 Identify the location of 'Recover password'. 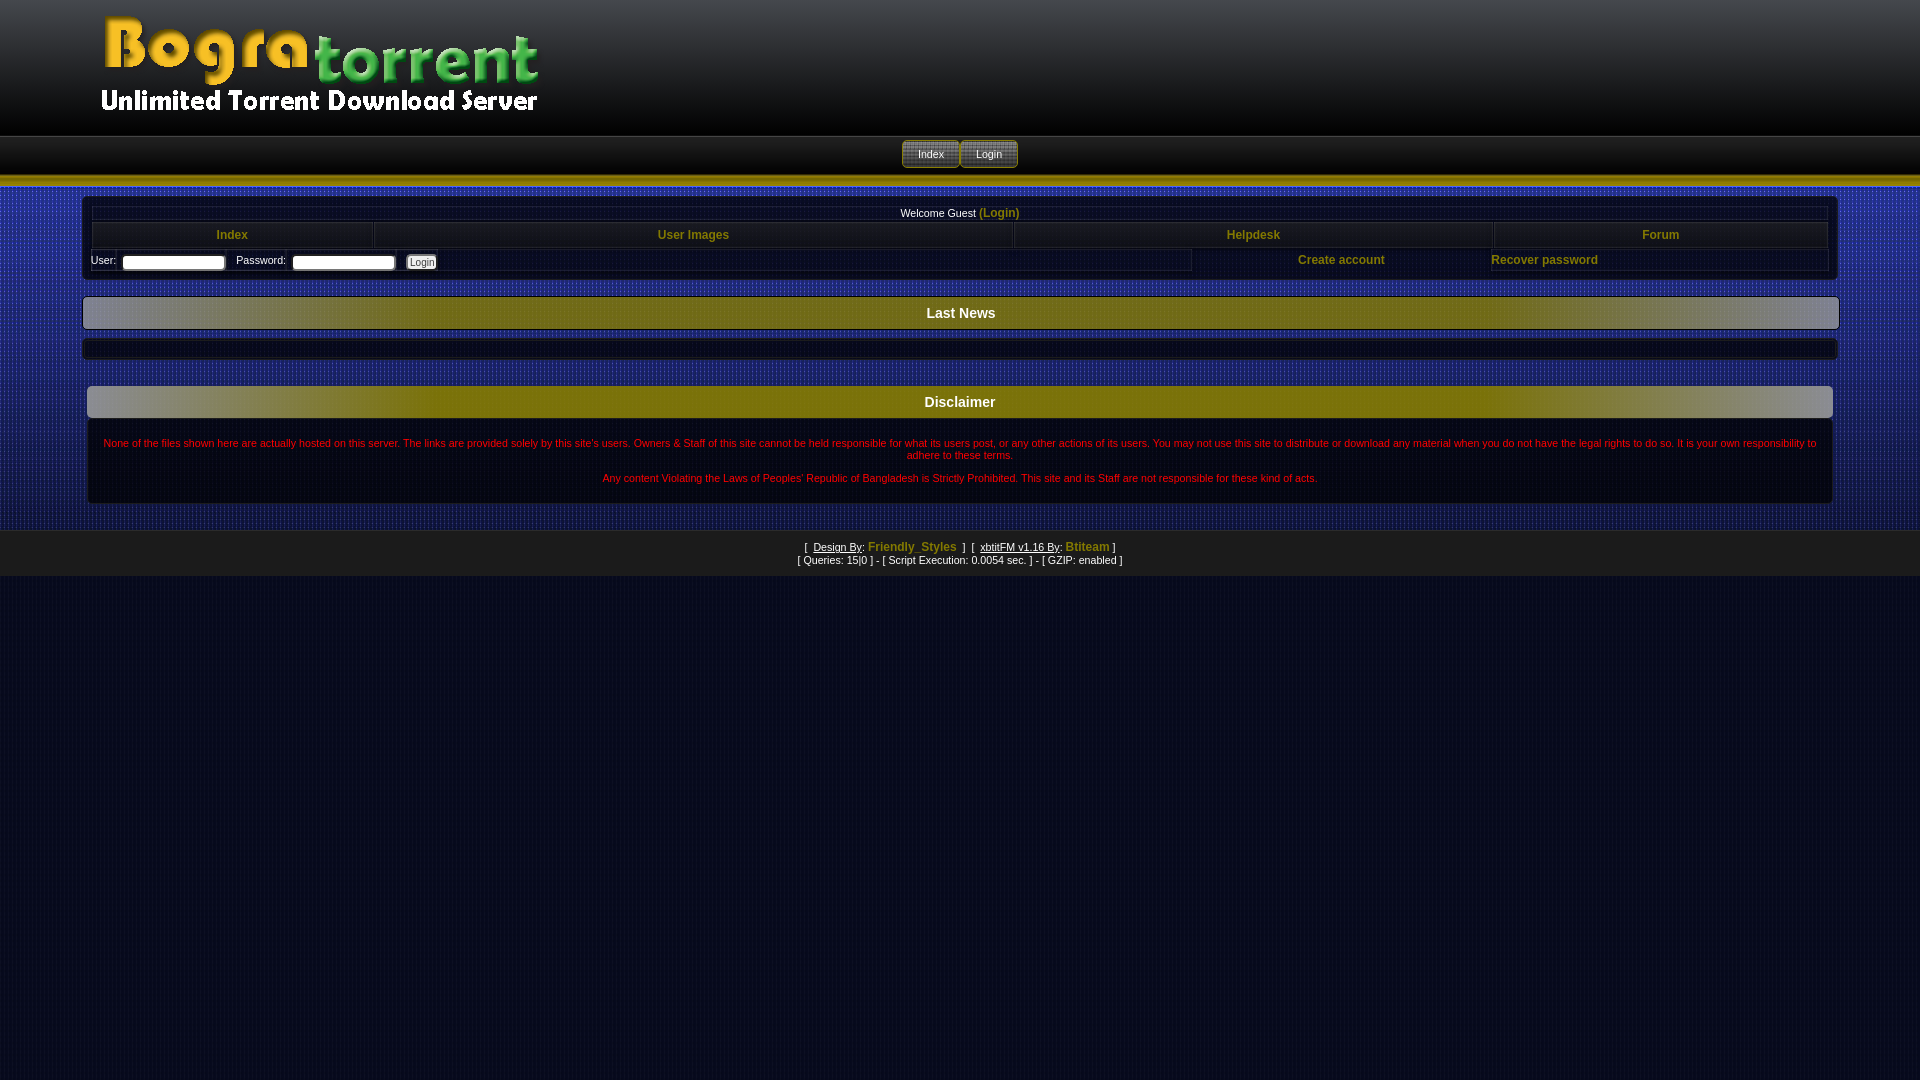
(1543, 258).